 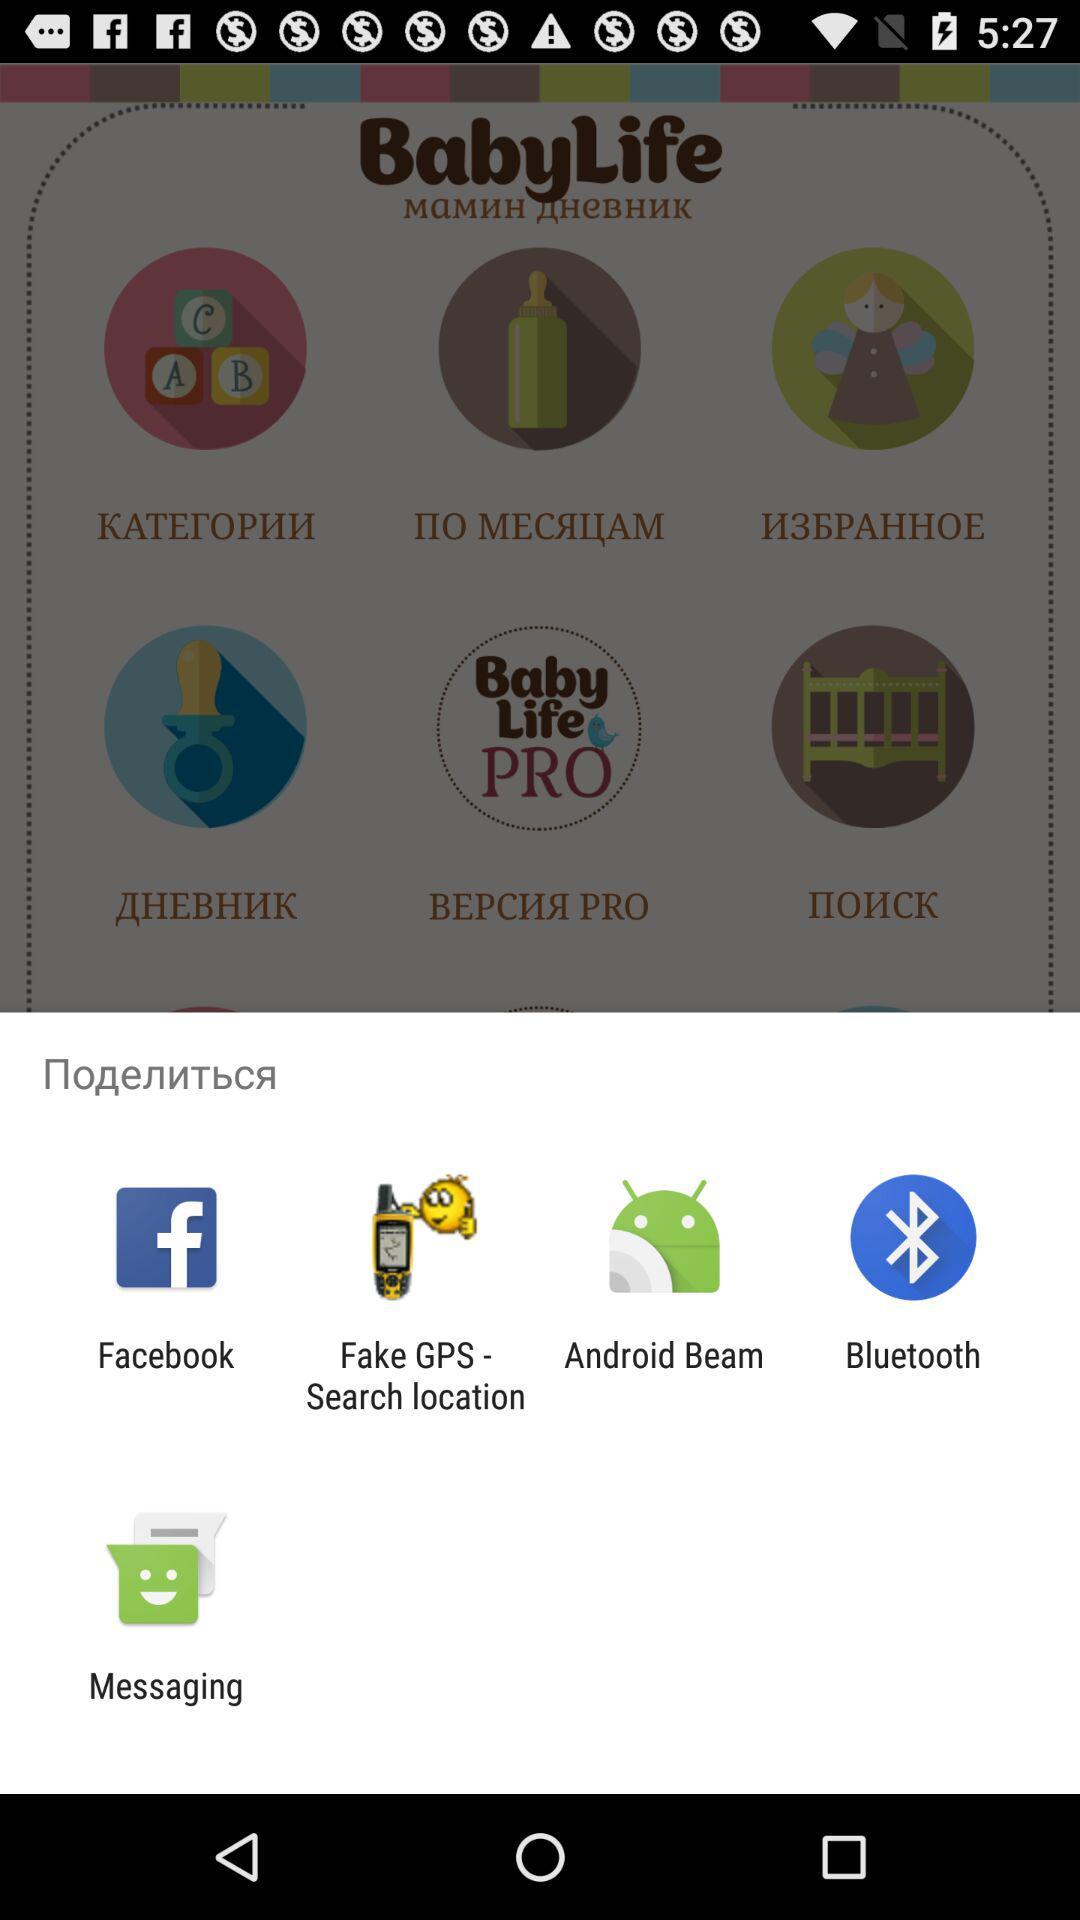 What do you see at coordinates (913, 1374) in the screenshot?
I see `the item next to the android beam` at bounding box center [913, 1374].